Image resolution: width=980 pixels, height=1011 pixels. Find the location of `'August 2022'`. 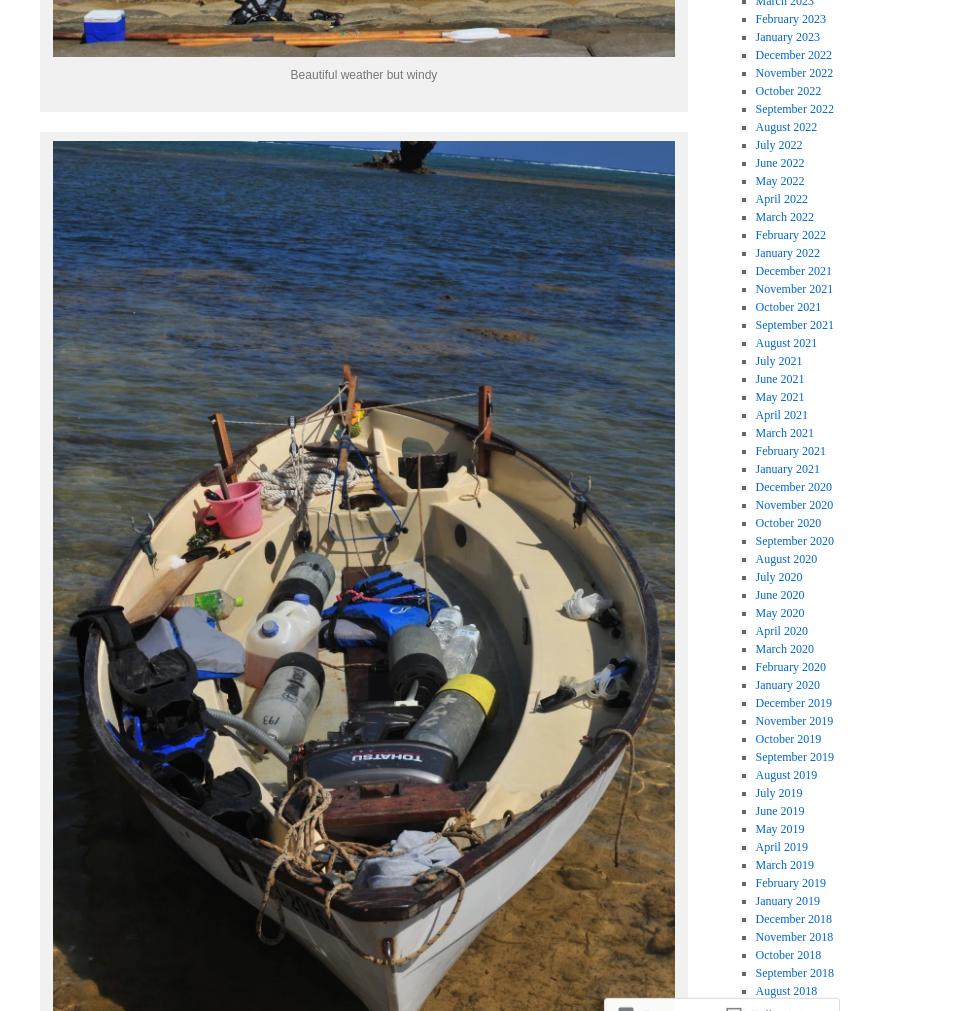

'August 2022' is located at coordinates (785, 124).